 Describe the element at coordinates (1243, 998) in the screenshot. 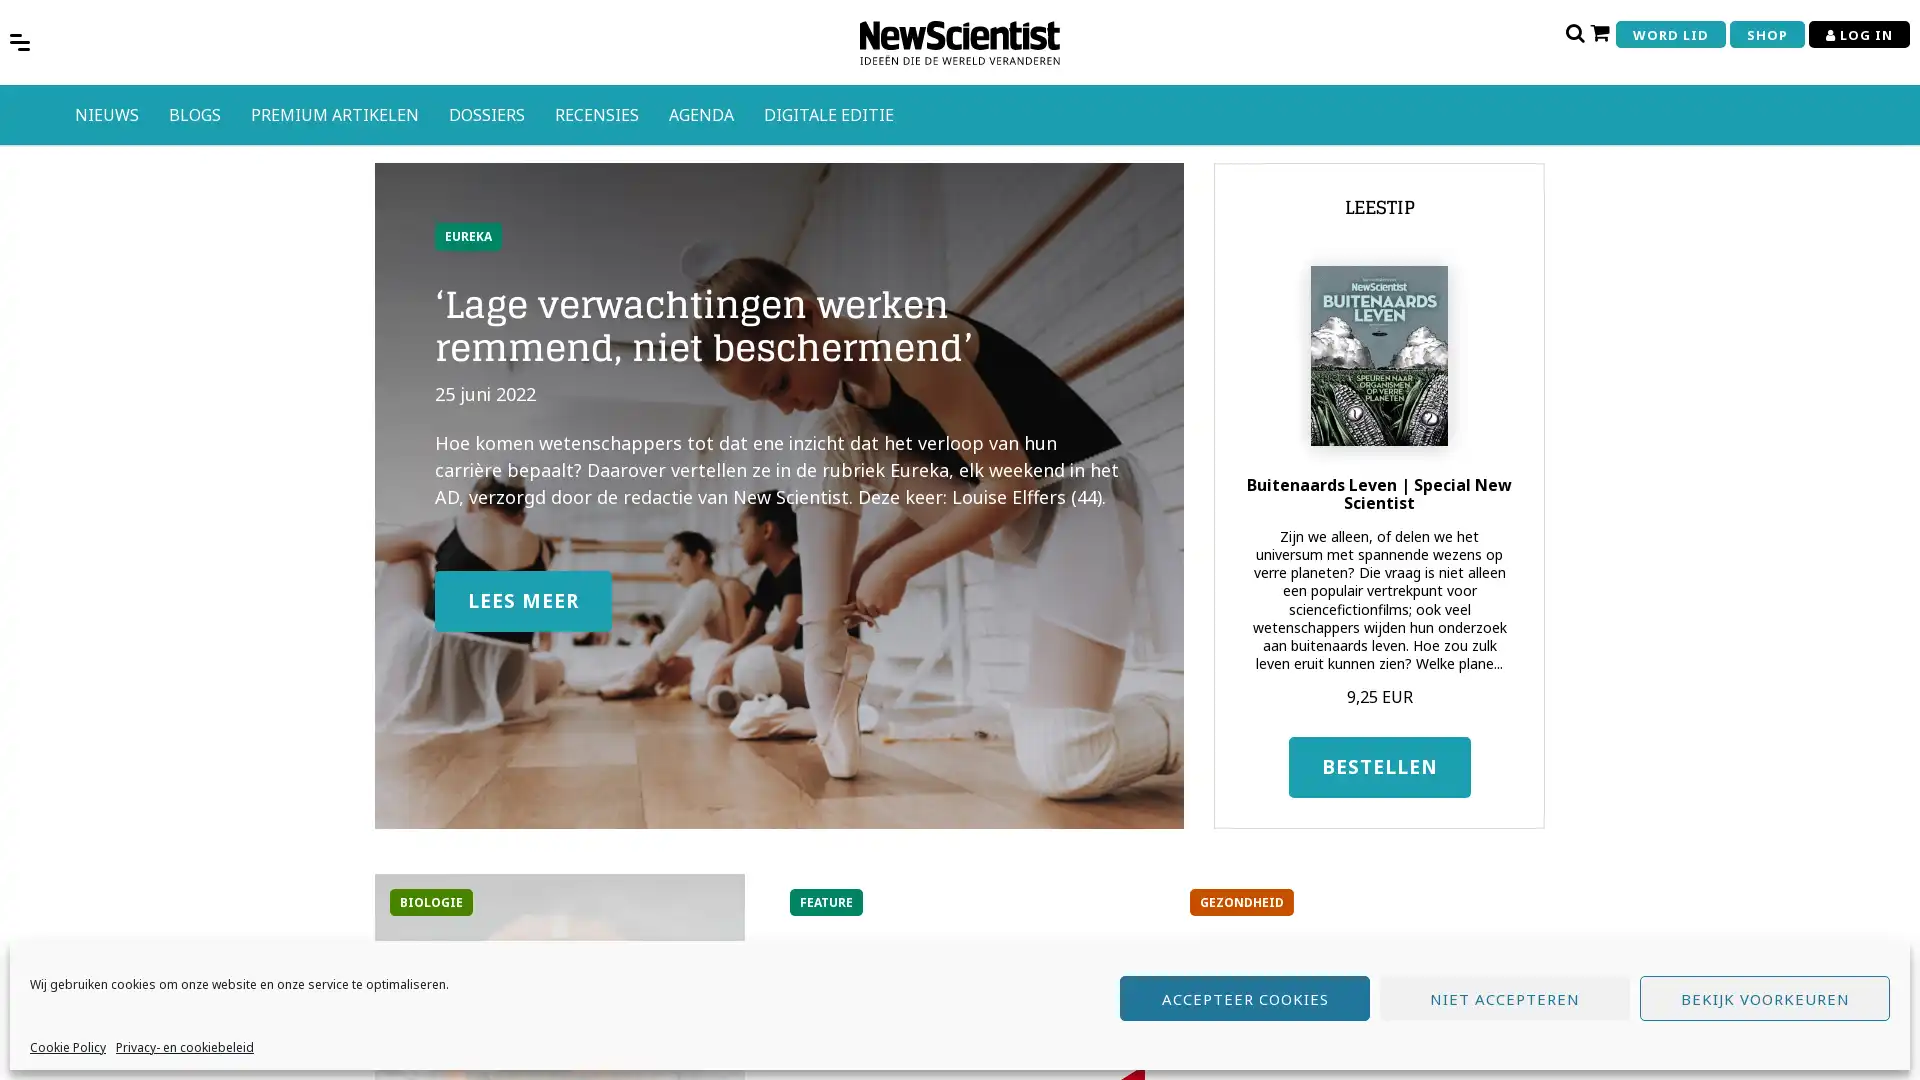

I see `ACCEPTEER COOKIES` at that location.